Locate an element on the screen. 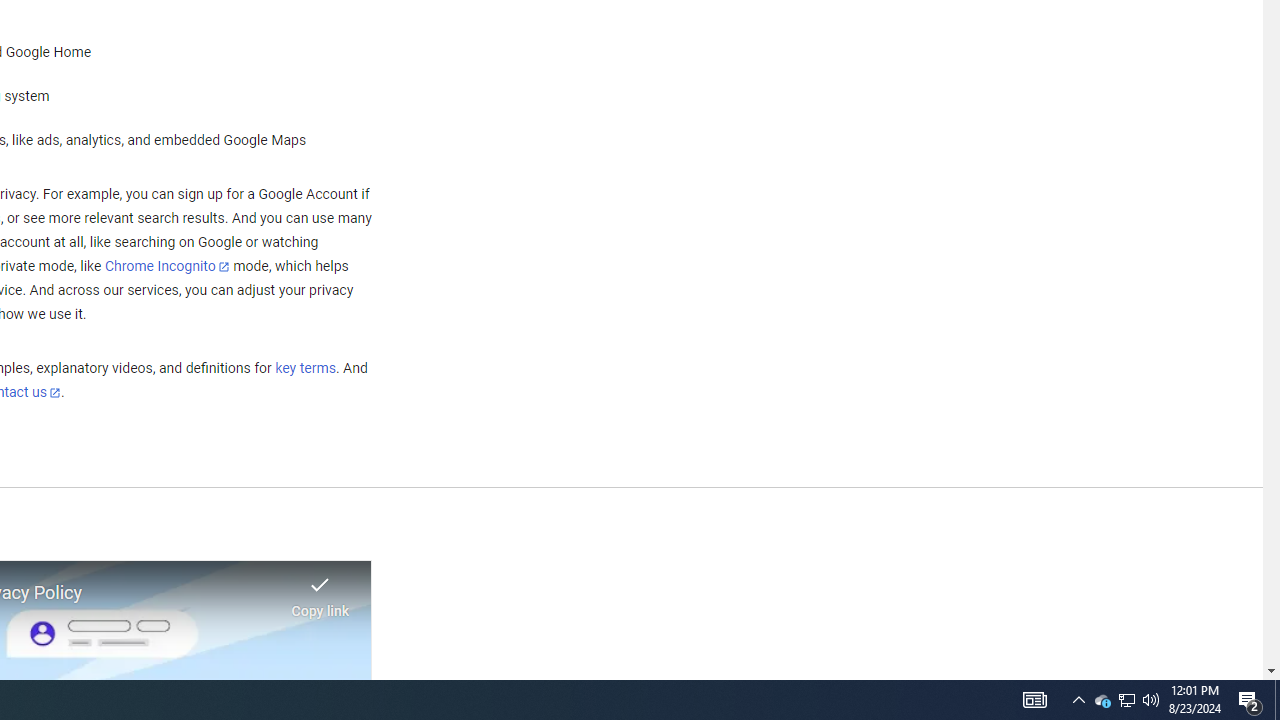 The width and height of the screenshot is (1280, 720). 'key terms' is located at coordinates (304, 368).